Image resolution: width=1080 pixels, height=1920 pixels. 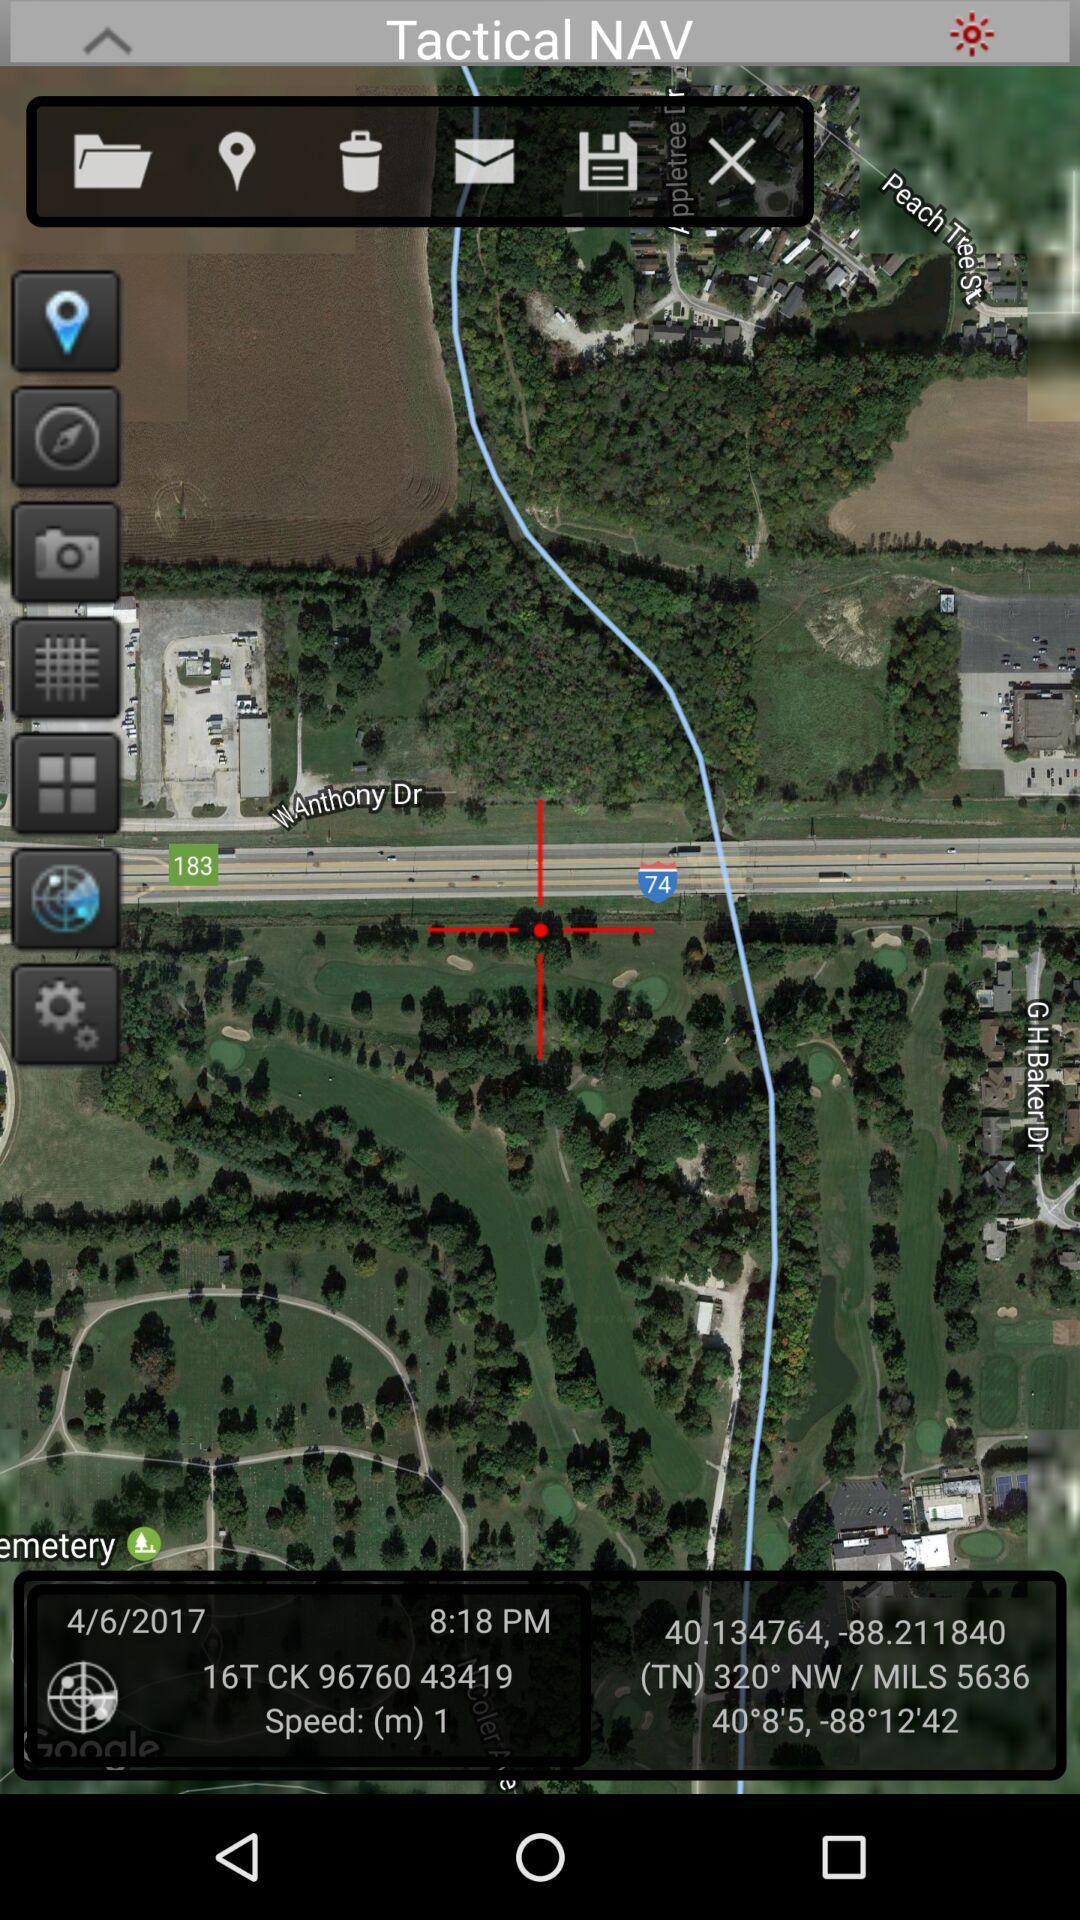 I want to click on open maps, so click(x=255, y=156).